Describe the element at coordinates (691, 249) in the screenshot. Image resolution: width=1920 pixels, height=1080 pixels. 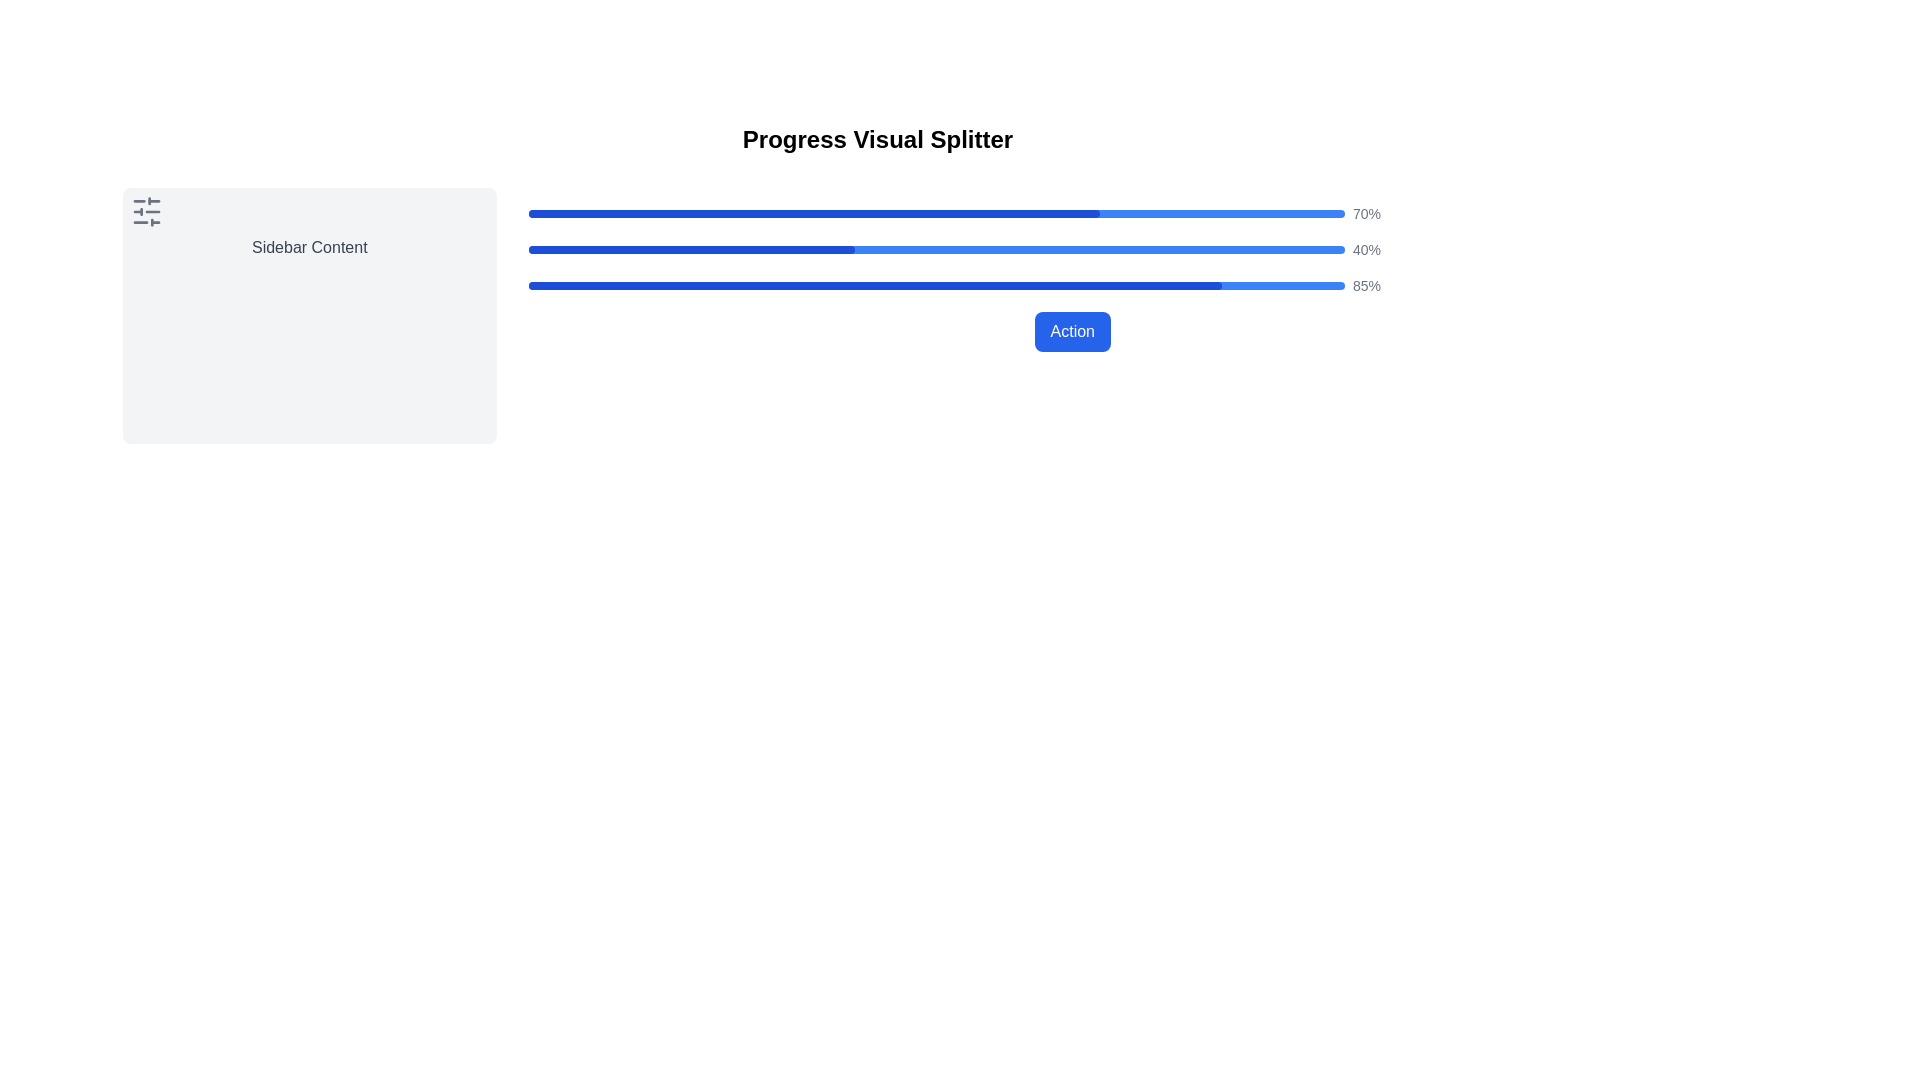
I see `the partially-filled progress bar segment, which is colored in a darker blue shade and represents 40% completion of a task` at that location.